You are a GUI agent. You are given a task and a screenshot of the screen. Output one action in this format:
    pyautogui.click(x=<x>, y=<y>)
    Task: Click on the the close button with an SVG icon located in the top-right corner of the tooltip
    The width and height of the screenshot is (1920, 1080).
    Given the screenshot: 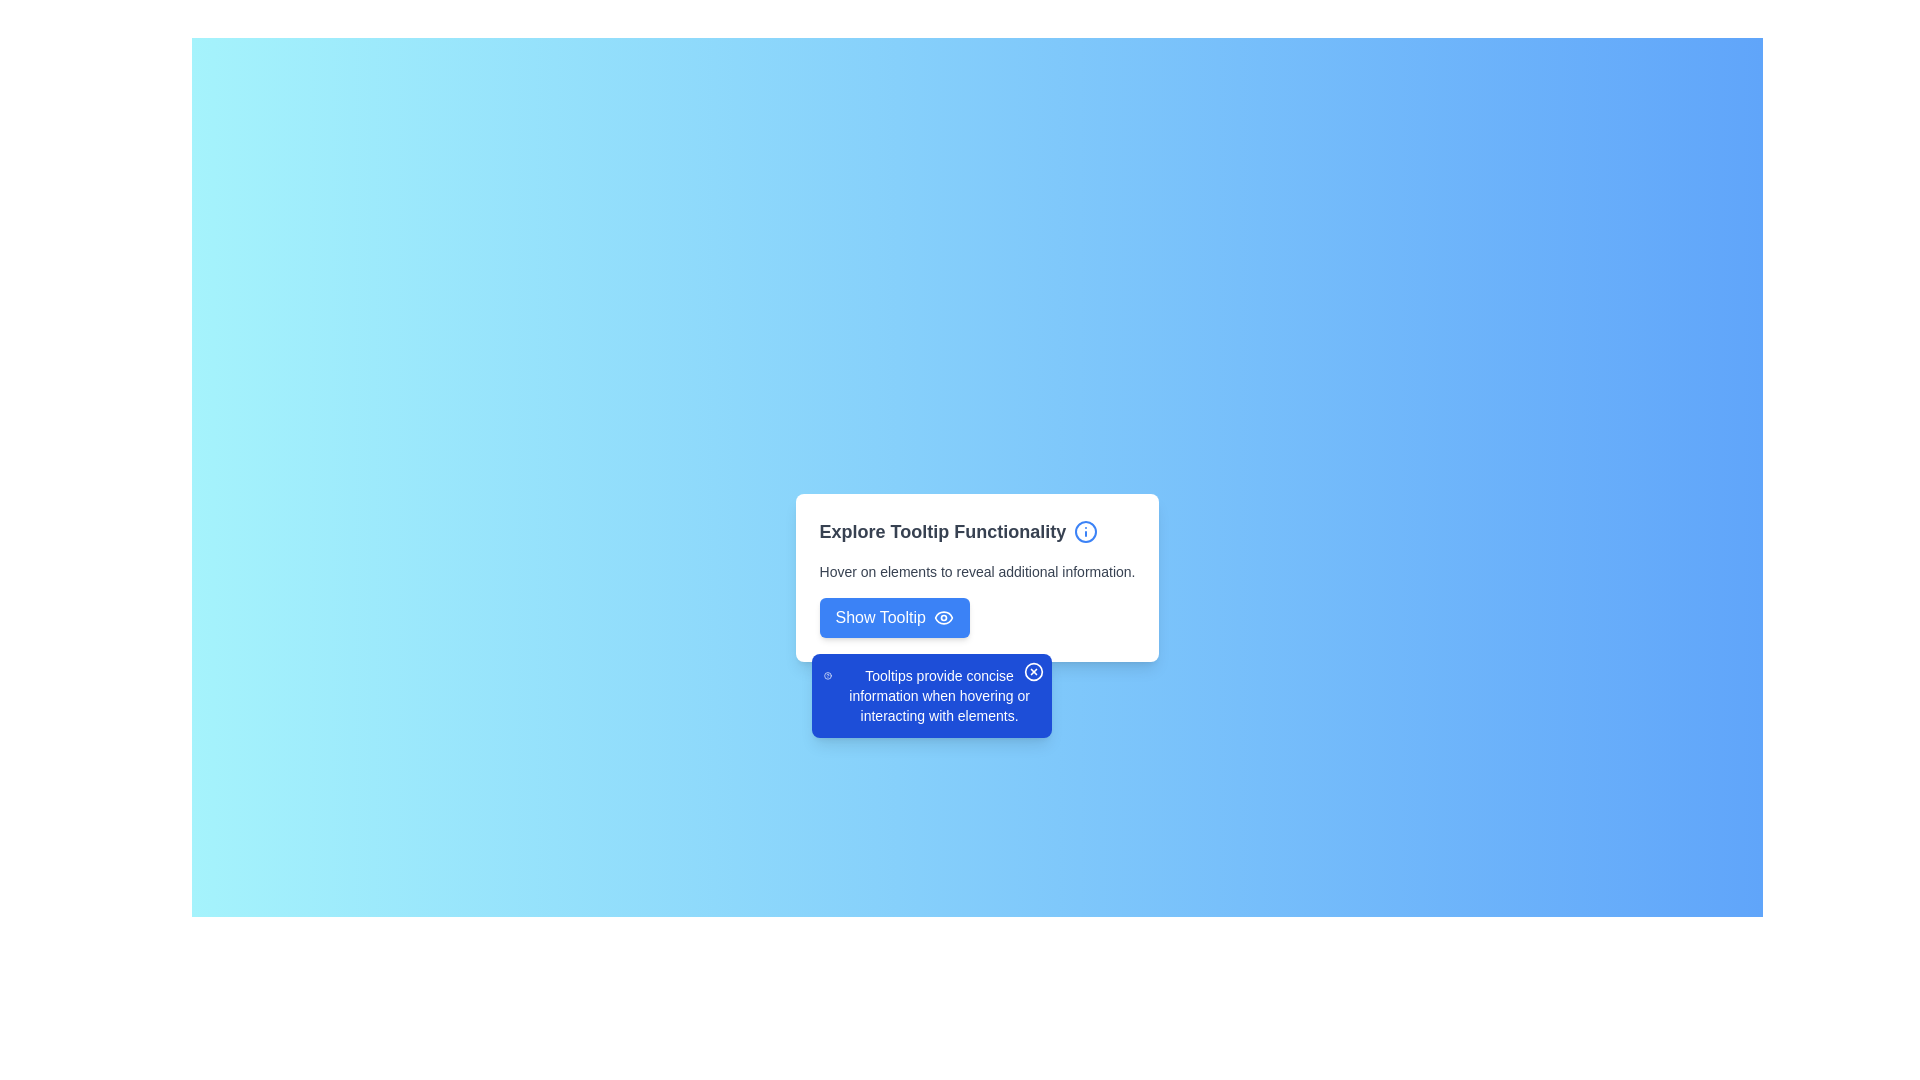 What is the action you would take?
    pyautogui.click(x=1033, y=671)
    